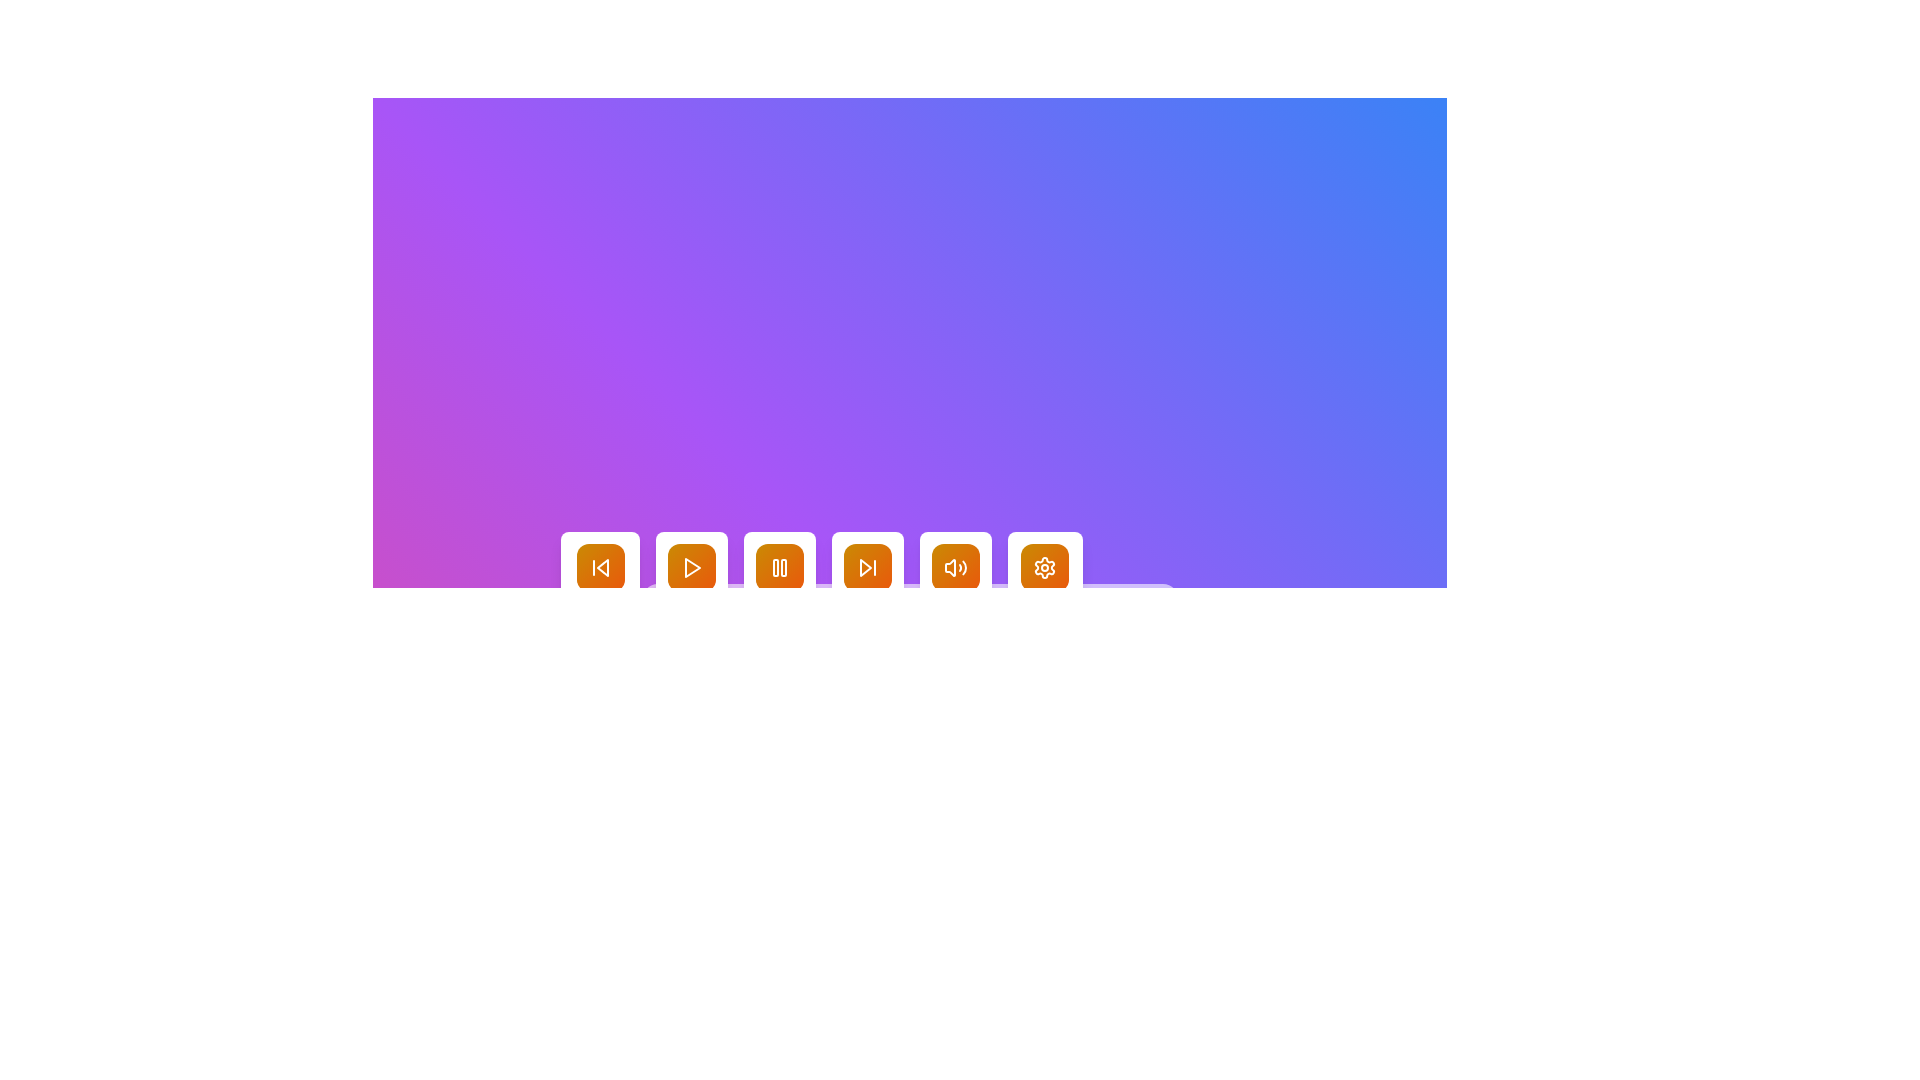 This screenshot has width=1920, height=1080. Describe the element at coordinates (865, 567) in the screenshot. I see `the right-pointing triangular play button with a bold white outline and an orange fill, which is centrally located within the control panel row` at that location.